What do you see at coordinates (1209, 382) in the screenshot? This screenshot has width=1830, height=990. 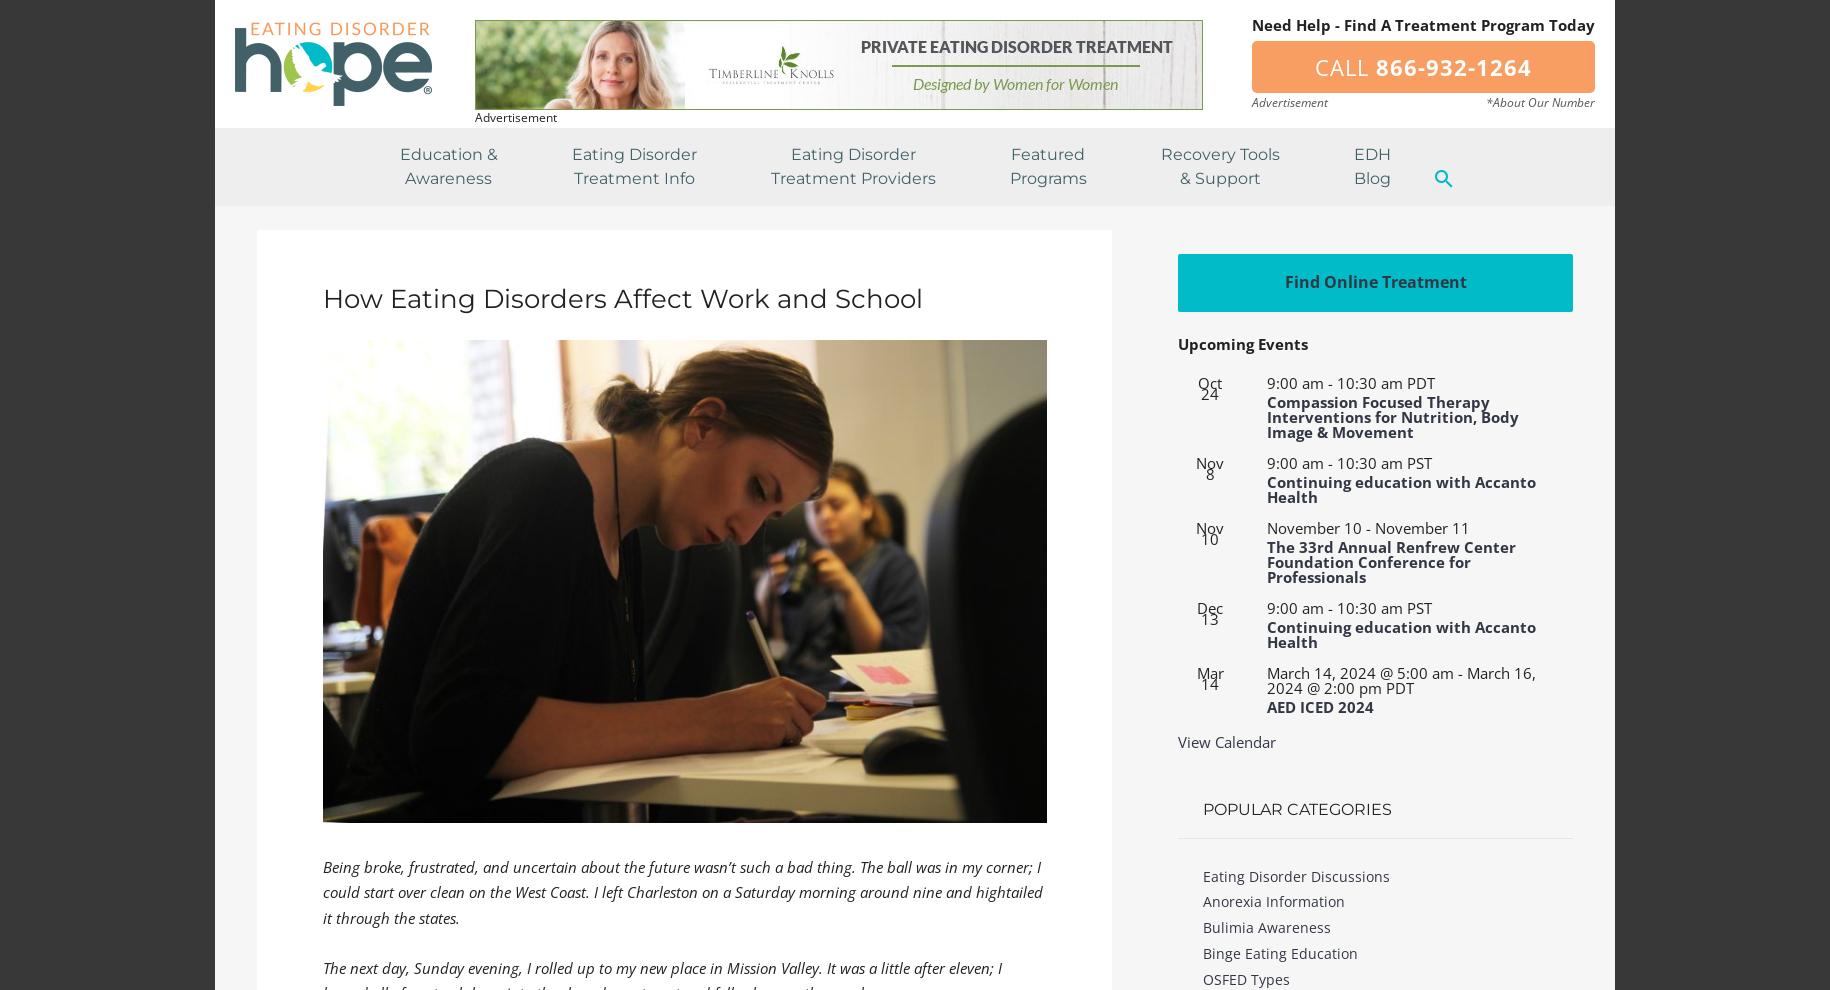 I see `'Oct'` at bounding box center [1209, 382].